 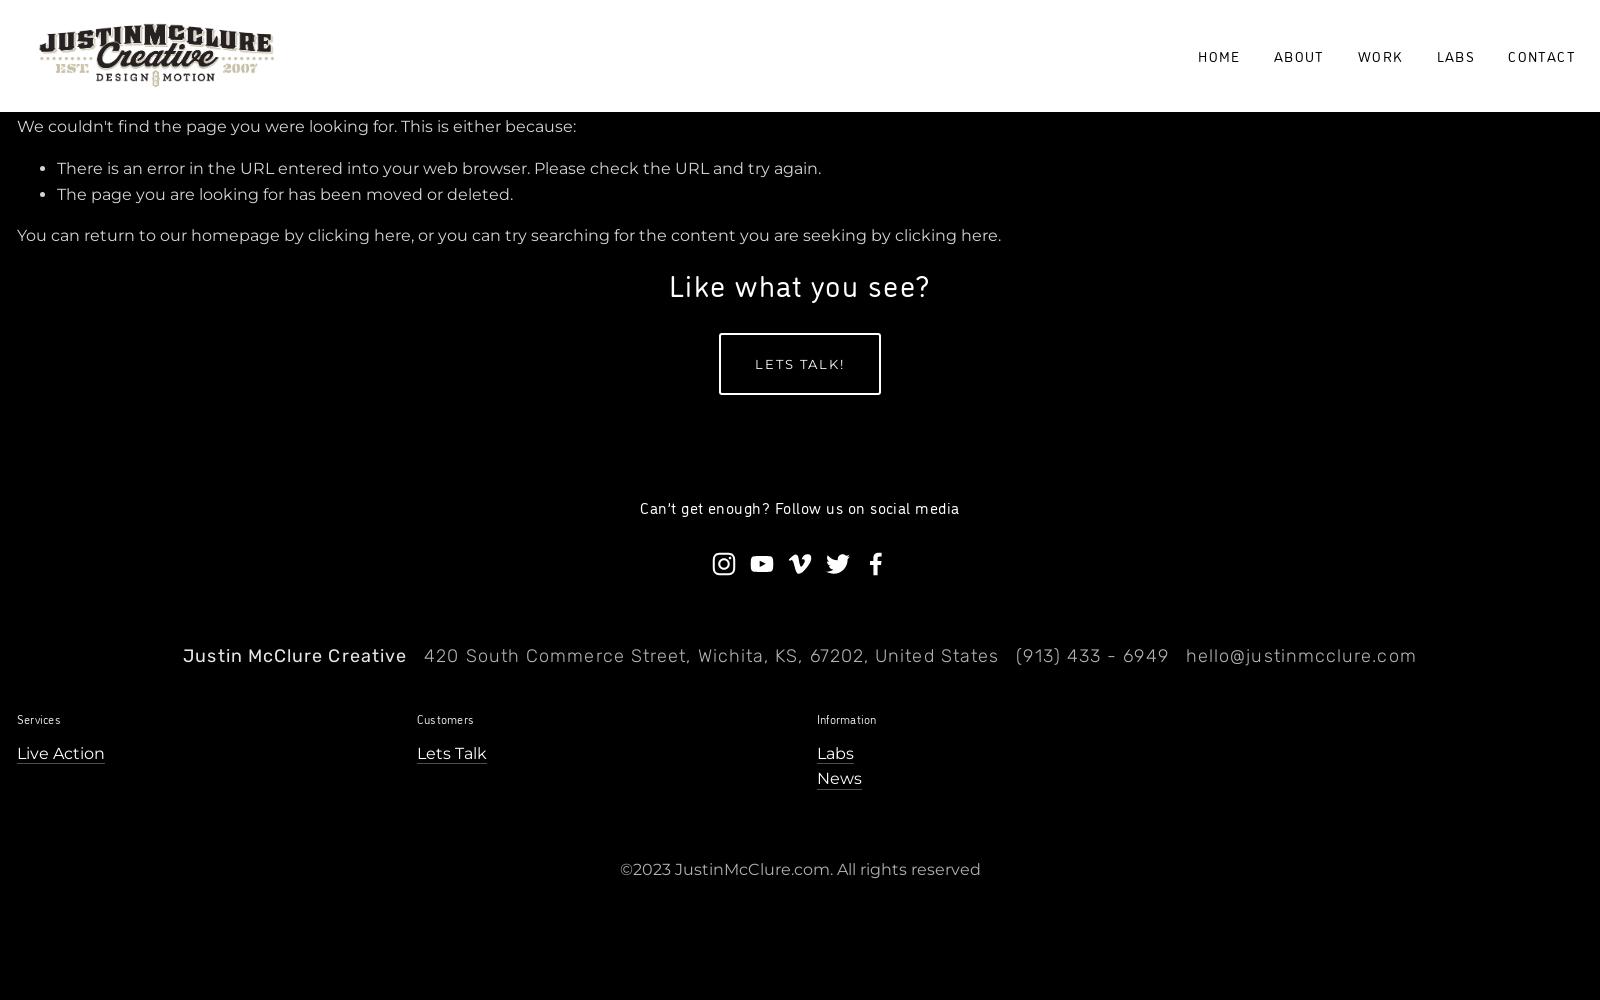 What do you see at coordinates (1299, 656) in the screenshot?
I see `'hello@justinmcclure.com'` at bounding box center [1299, 656].